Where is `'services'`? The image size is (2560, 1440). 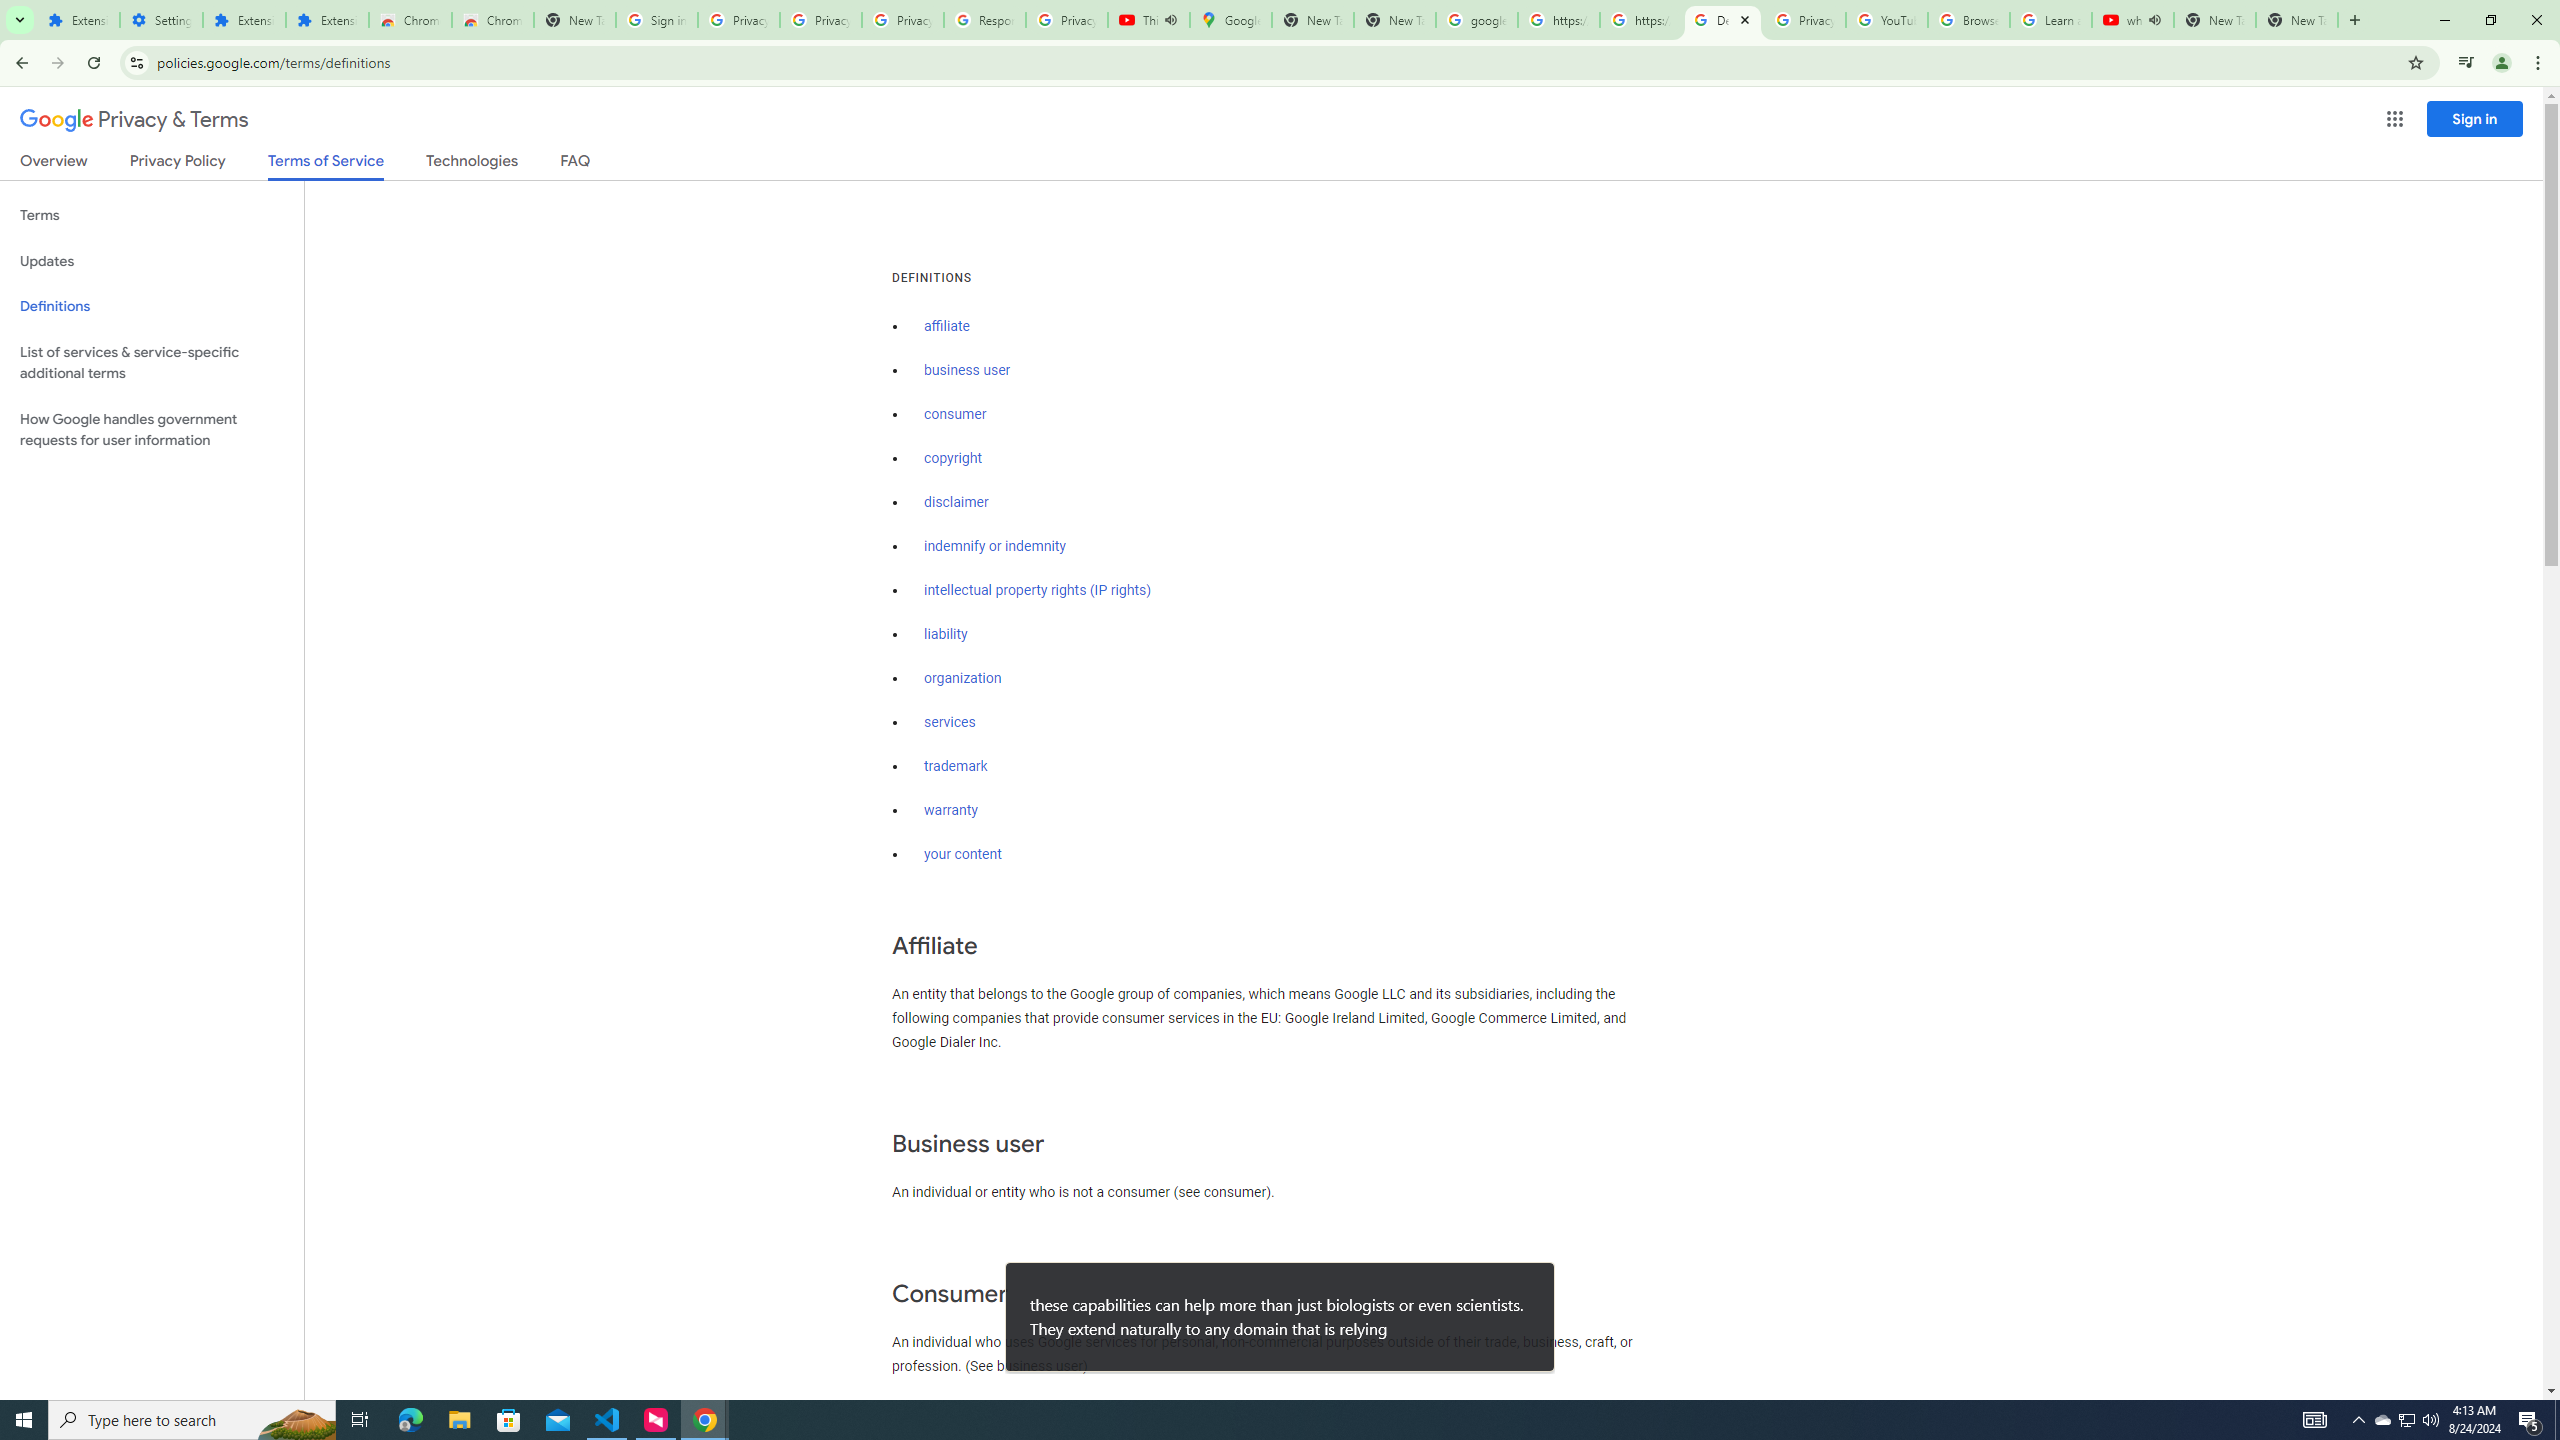 'services' is located at coordinates (949, 721).